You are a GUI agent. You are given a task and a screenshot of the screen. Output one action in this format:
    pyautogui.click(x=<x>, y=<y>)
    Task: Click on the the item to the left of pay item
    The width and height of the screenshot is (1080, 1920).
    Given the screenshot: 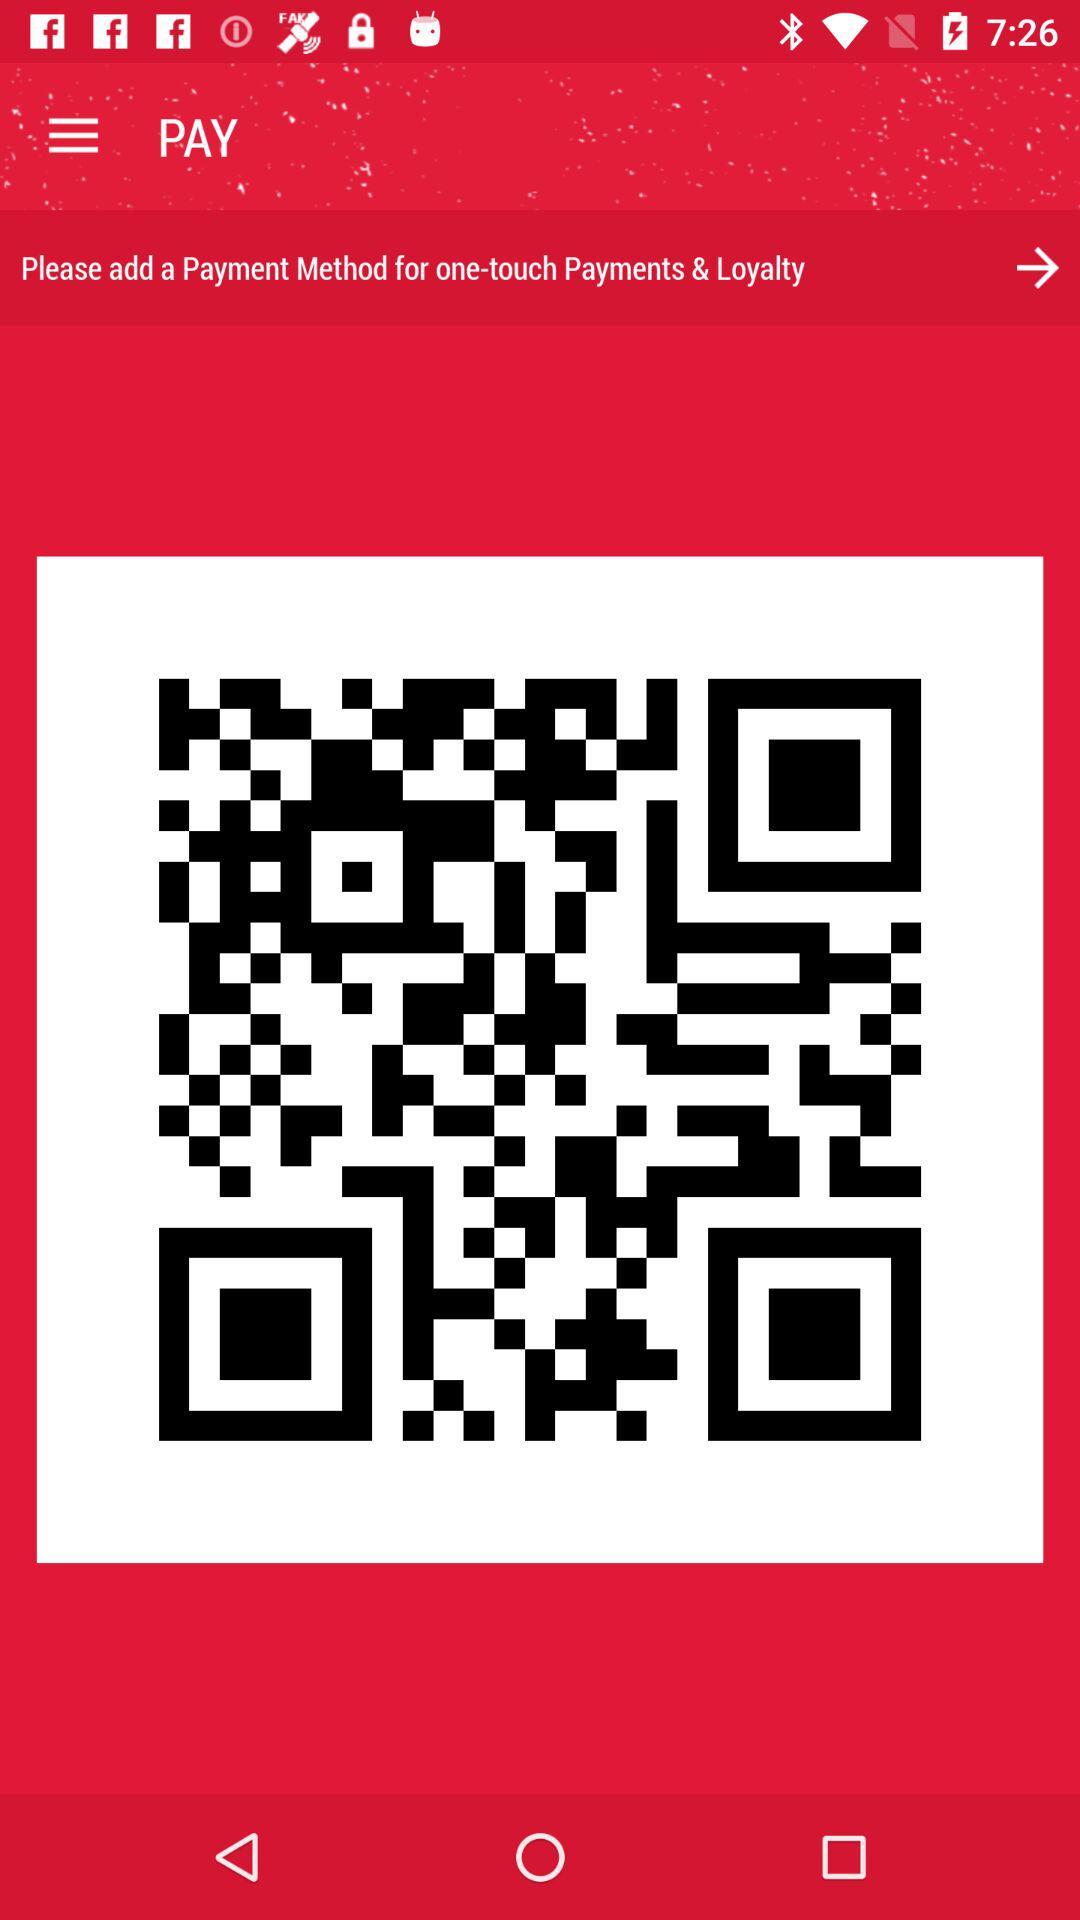 What is the action you would take?
    pyautogui.click(x=72, y=135)
    